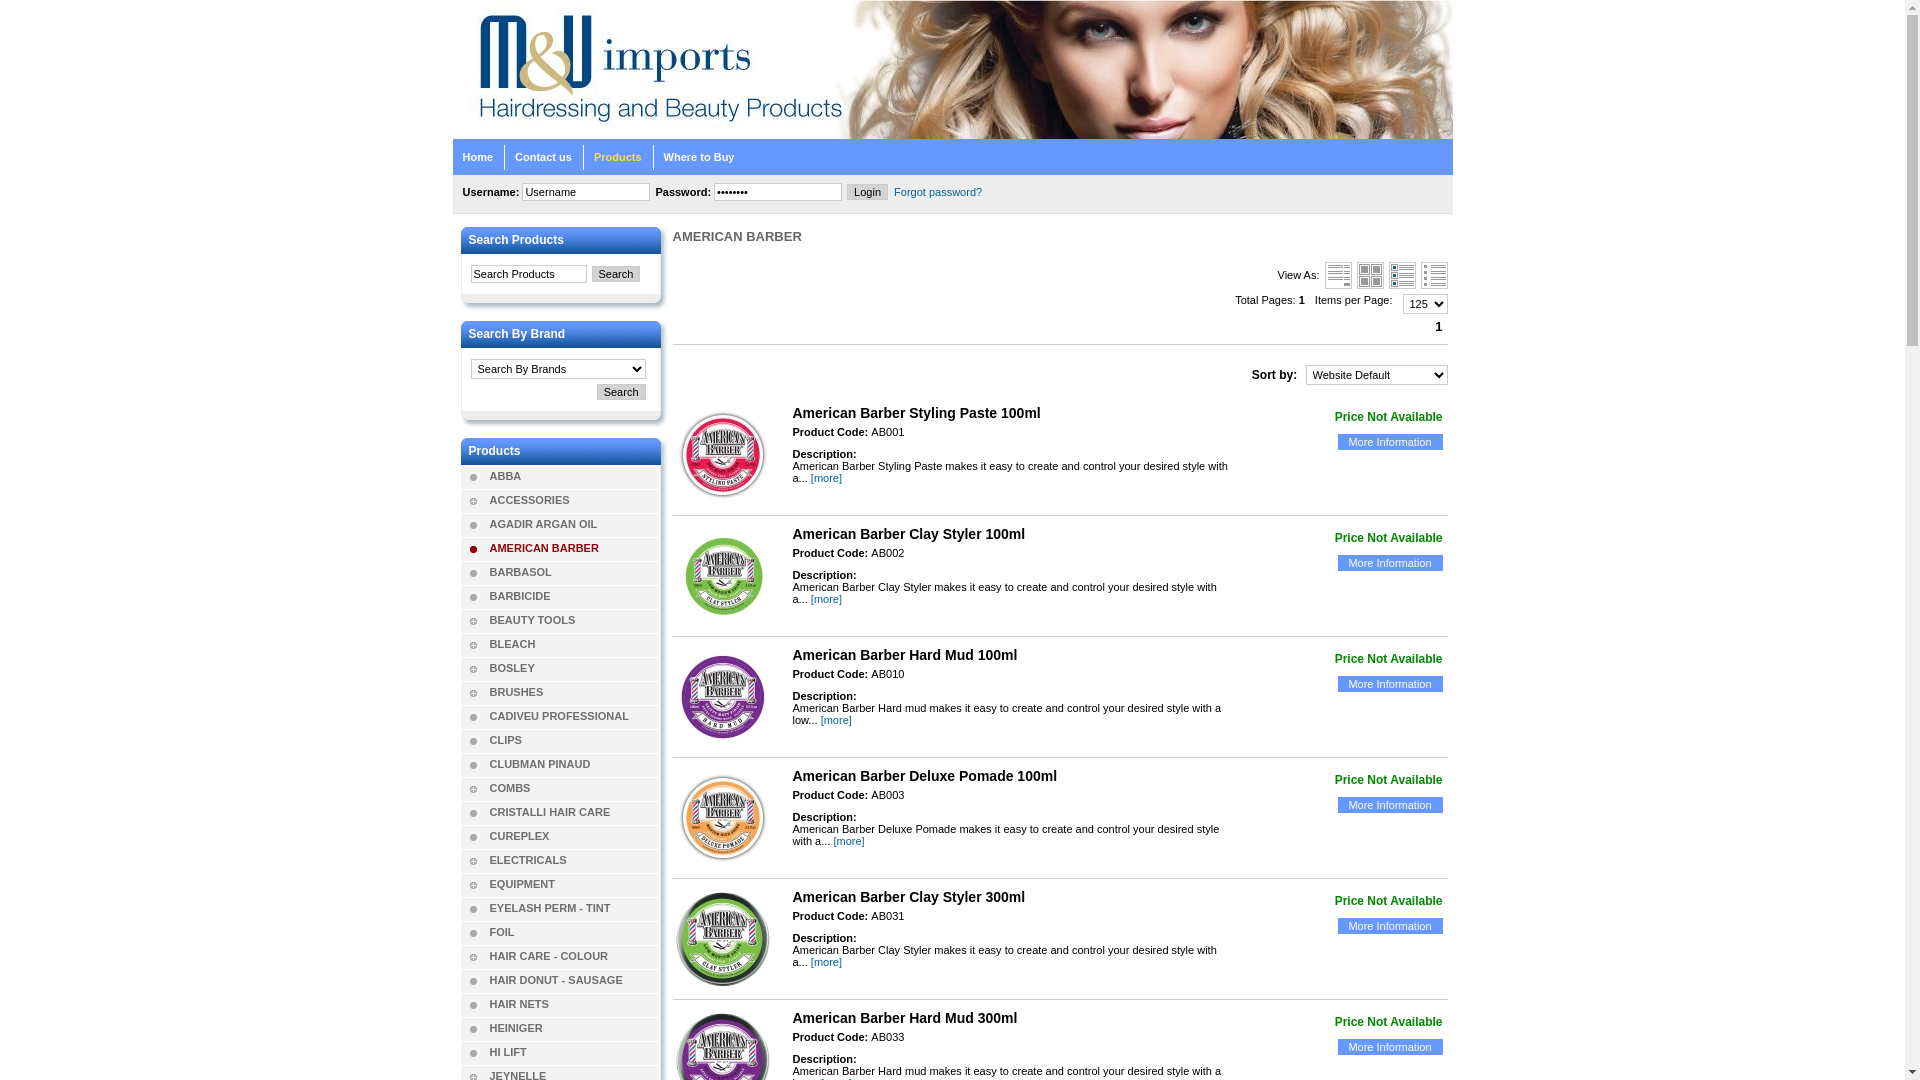 This screenshot has width=1920, height=1080. What do you see at coordinates (573, 836) in the screenshot?
I see `'CUREPLEX'` at bounding box center [573, 836].